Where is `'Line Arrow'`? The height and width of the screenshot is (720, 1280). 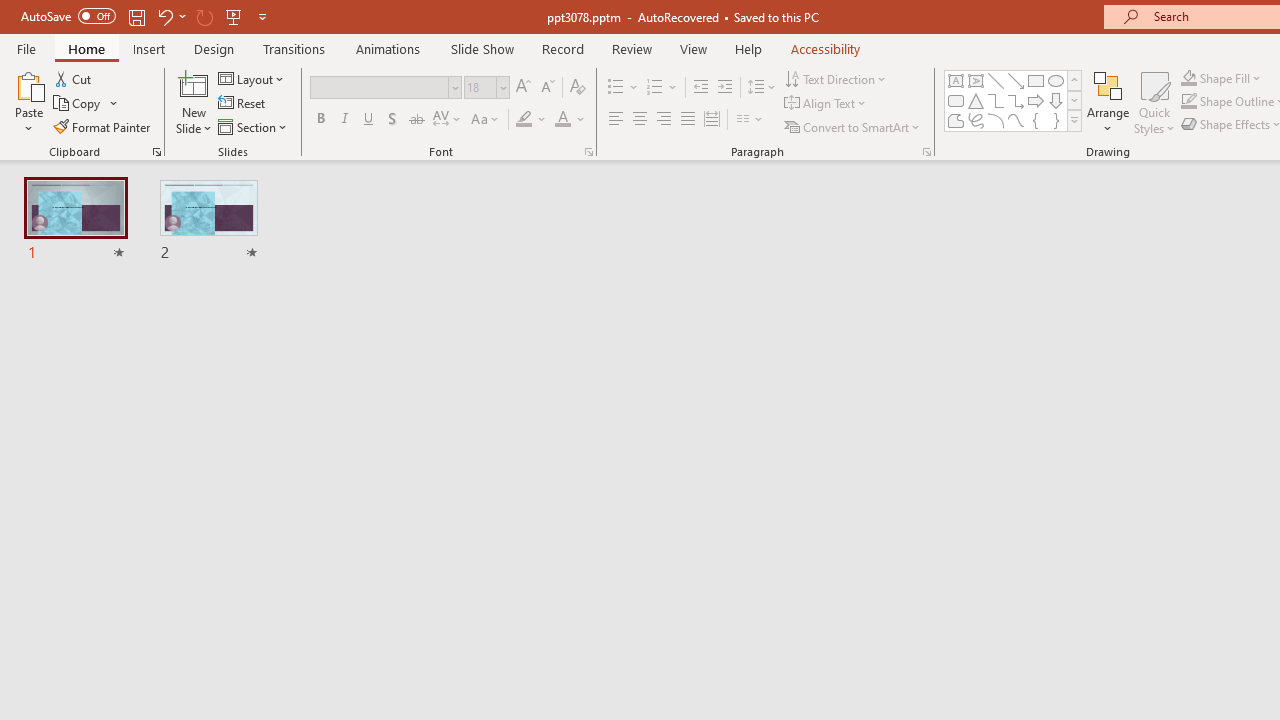
'Line Arrow' is located at coordinates (1016, 80).